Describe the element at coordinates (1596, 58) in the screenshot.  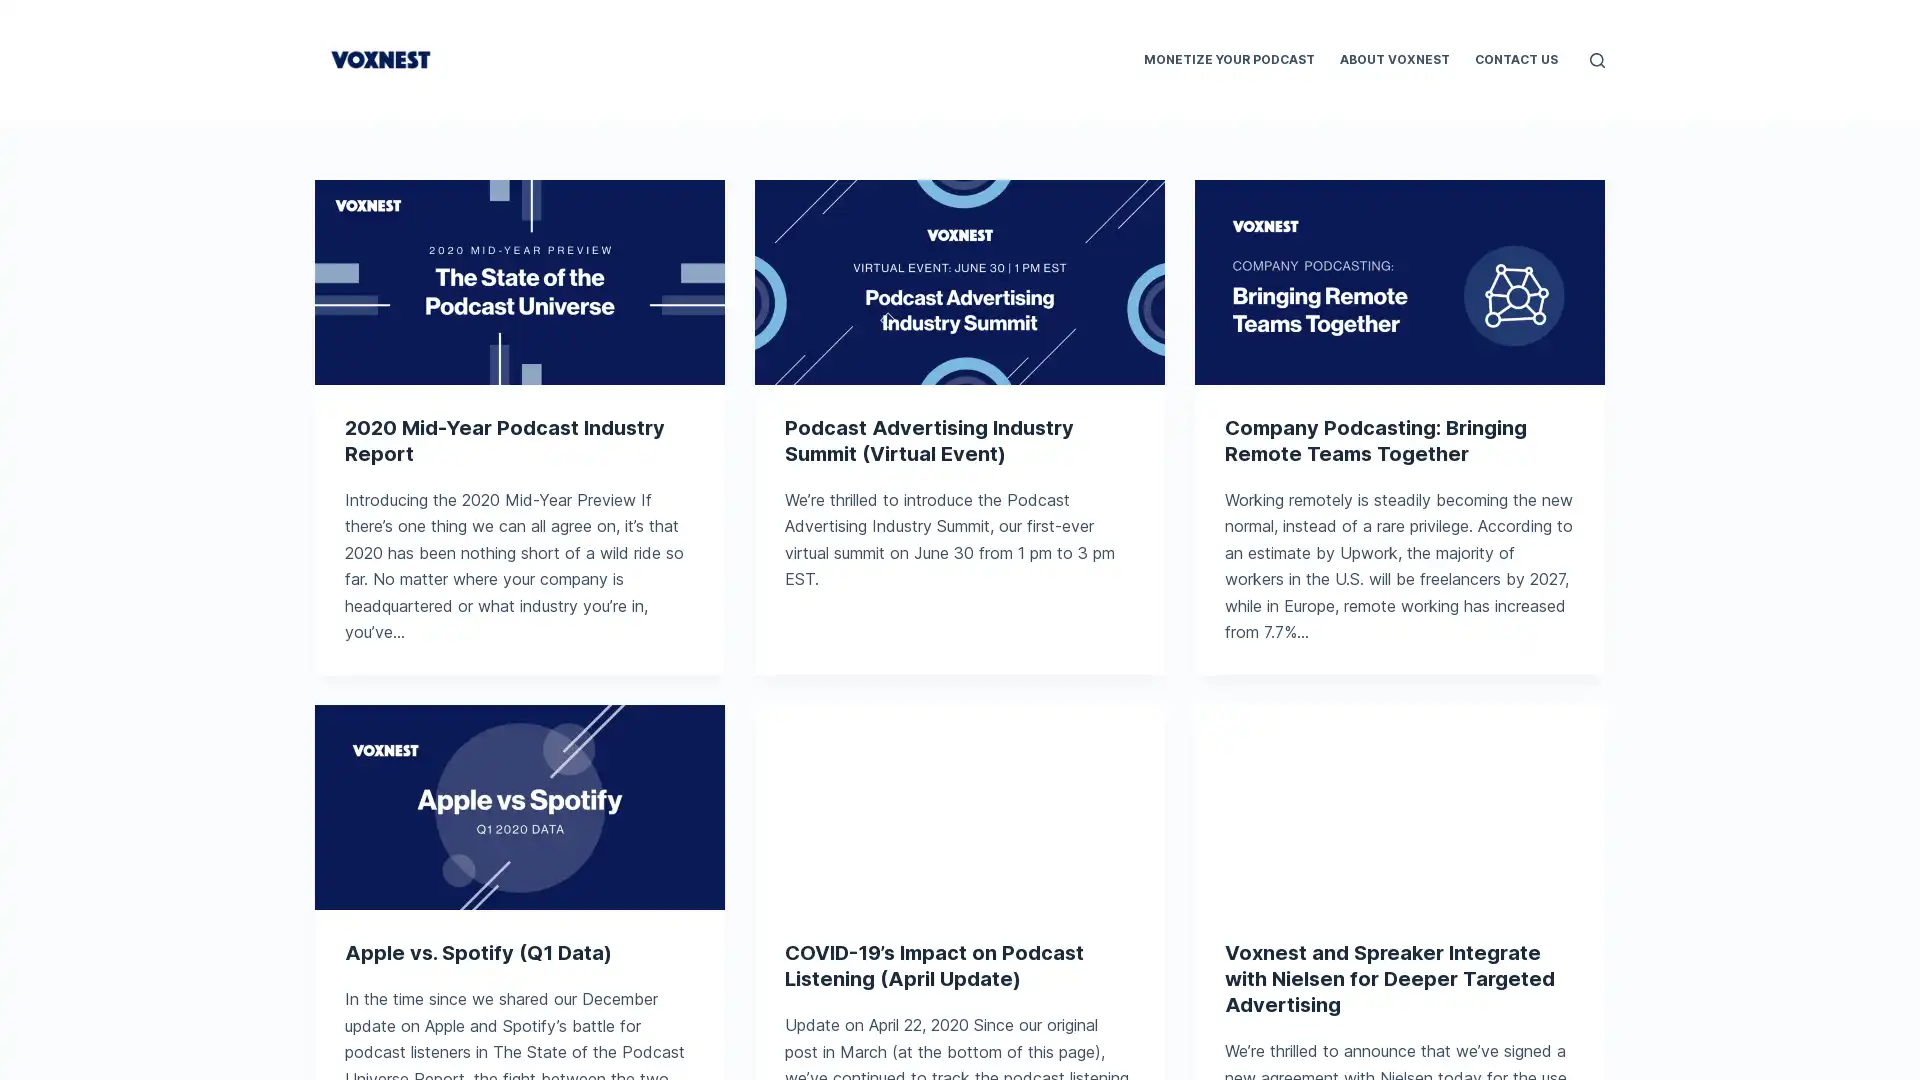
I see `Open search form` at that location.